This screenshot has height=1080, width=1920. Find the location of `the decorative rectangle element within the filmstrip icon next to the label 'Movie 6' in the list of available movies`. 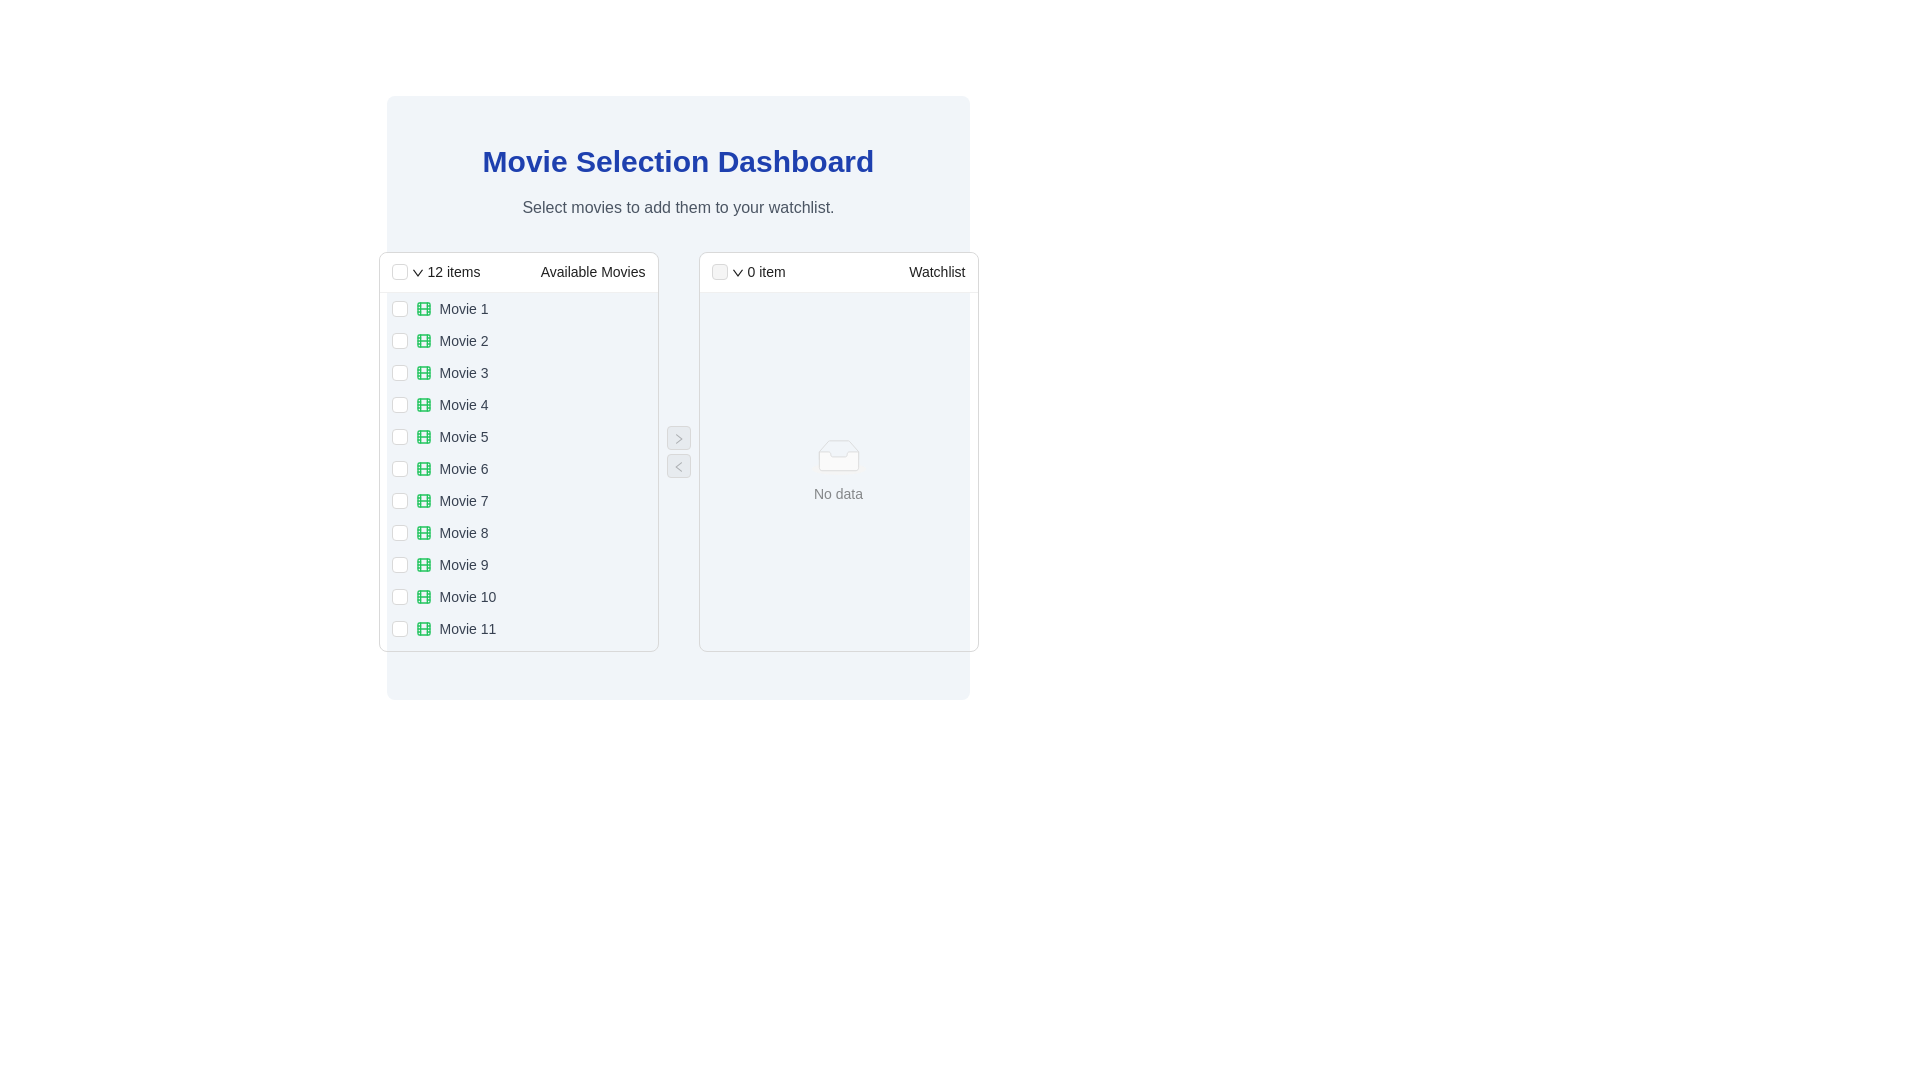

the decorative rectangle element within the filmstrip icon next to the label 'Movie 6' in the list of available movies is located at coordinates (422, 469).